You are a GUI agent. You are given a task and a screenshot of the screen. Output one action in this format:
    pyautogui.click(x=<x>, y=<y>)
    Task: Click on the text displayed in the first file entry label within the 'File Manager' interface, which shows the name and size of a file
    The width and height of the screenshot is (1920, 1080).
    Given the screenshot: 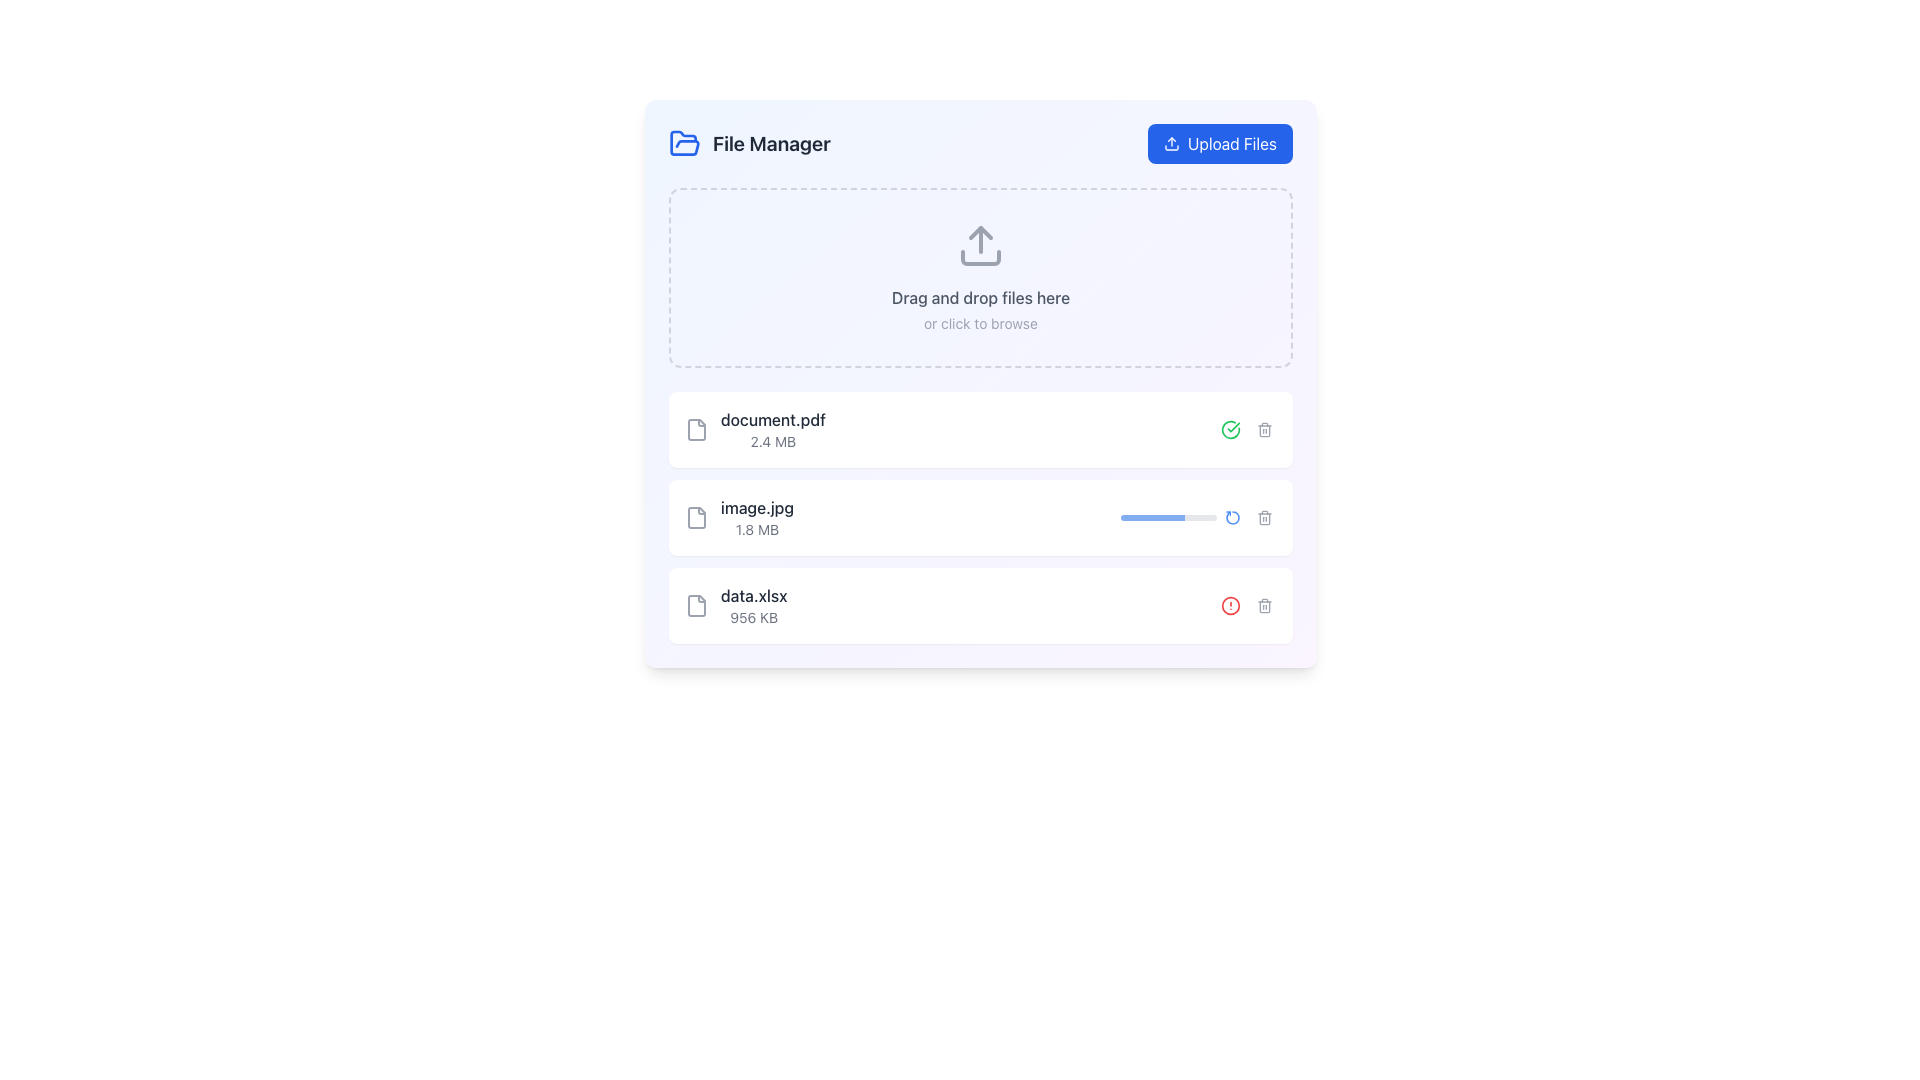 What is the action you would take?
    pyautogui.click(x=754, y=428)
    